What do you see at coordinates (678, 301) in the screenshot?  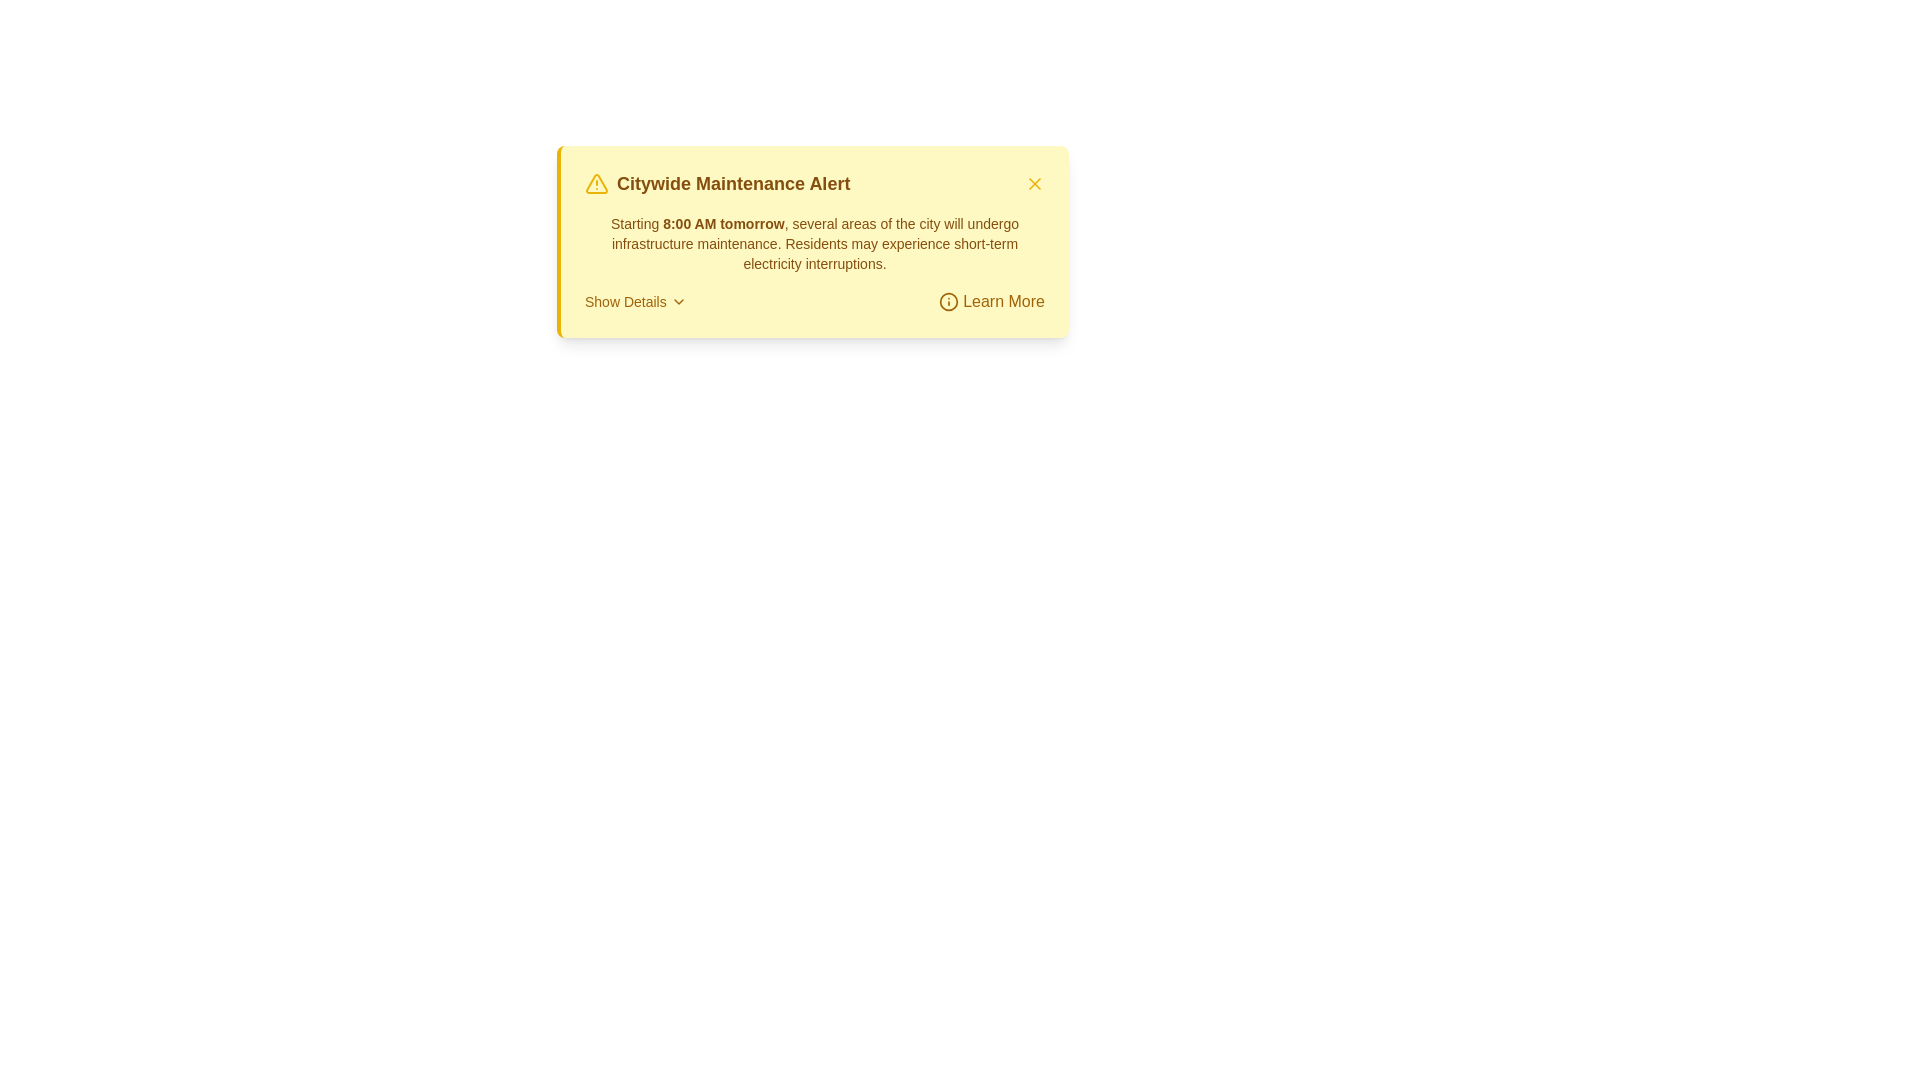 I see `the 'chevron-down' icon located to the right of the 'Show Details' text in the notification box` at bounding box center [678, 301].